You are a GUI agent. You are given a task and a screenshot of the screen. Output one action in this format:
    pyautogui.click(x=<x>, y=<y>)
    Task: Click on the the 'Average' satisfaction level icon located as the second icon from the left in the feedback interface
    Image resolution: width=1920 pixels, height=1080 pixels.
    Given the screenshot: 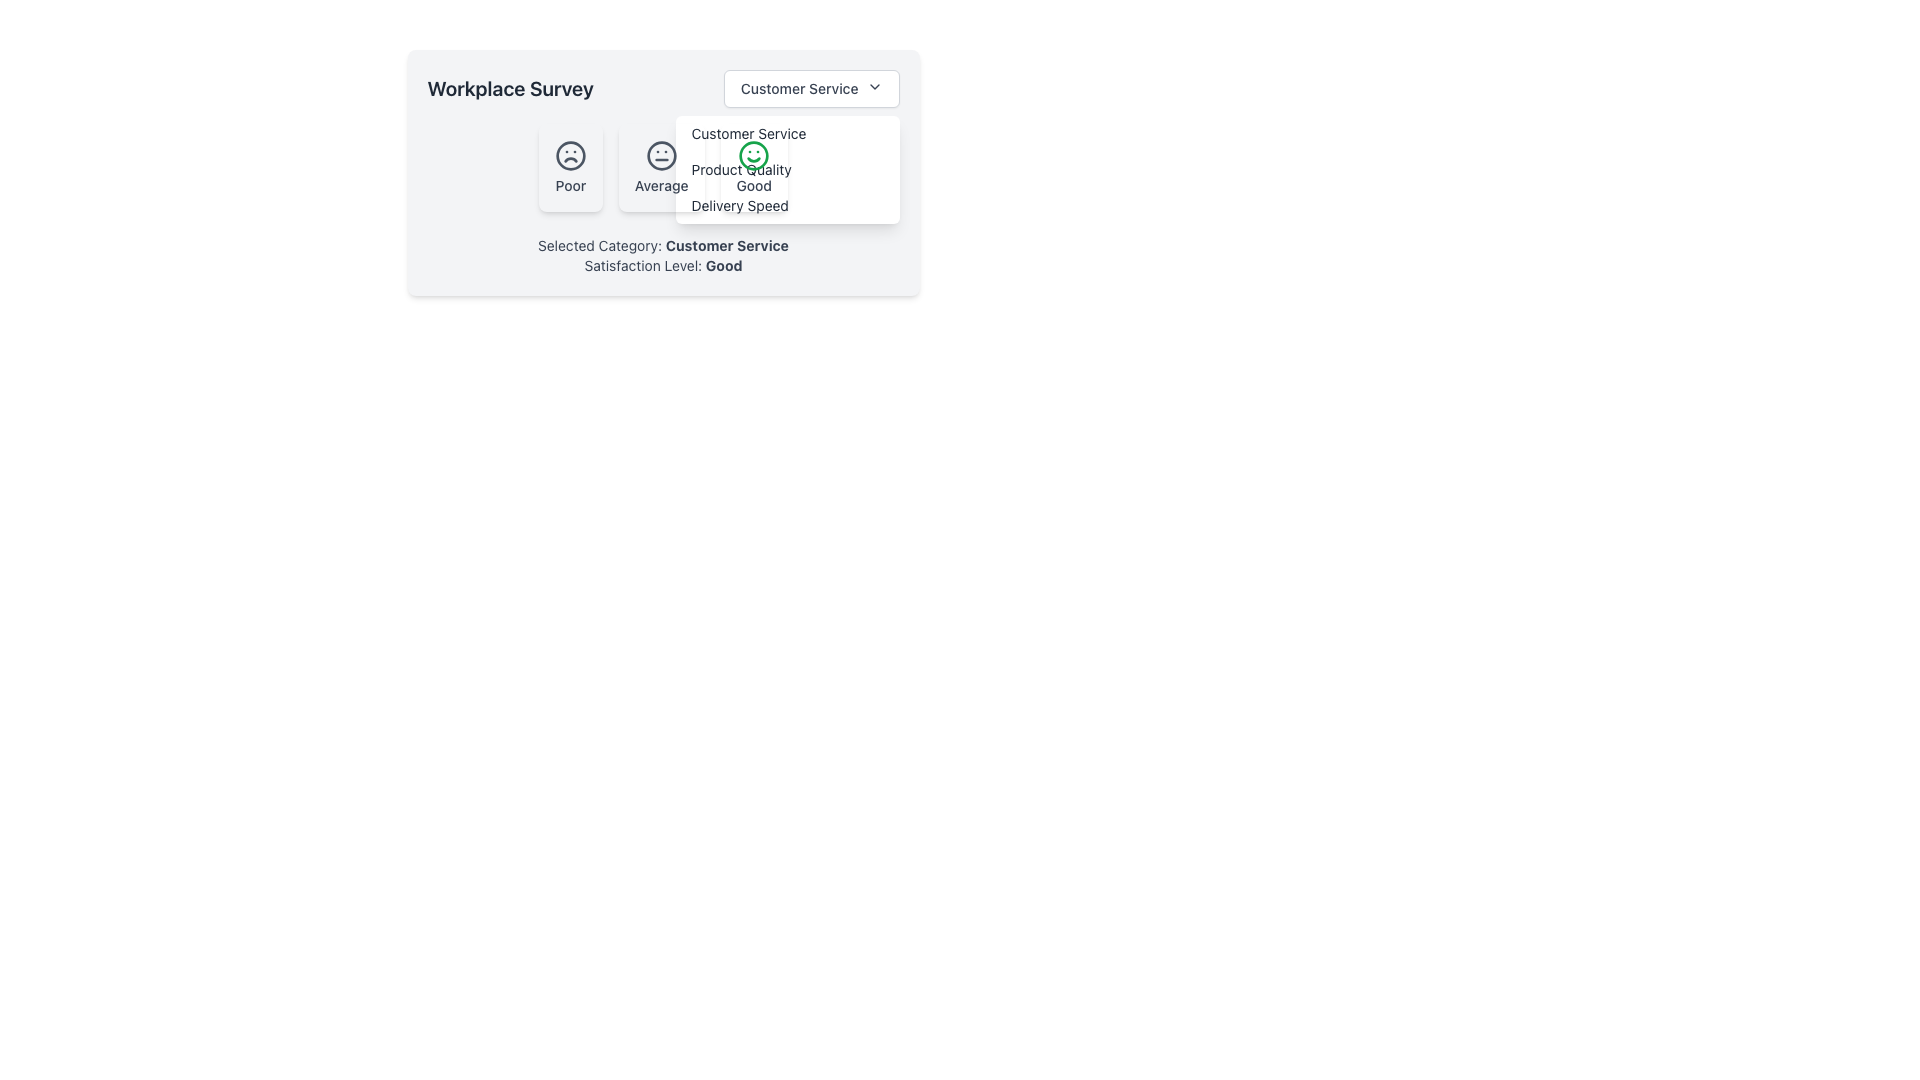 What is the action you would take?
    pyautogui.click(x=661, y=154)
    